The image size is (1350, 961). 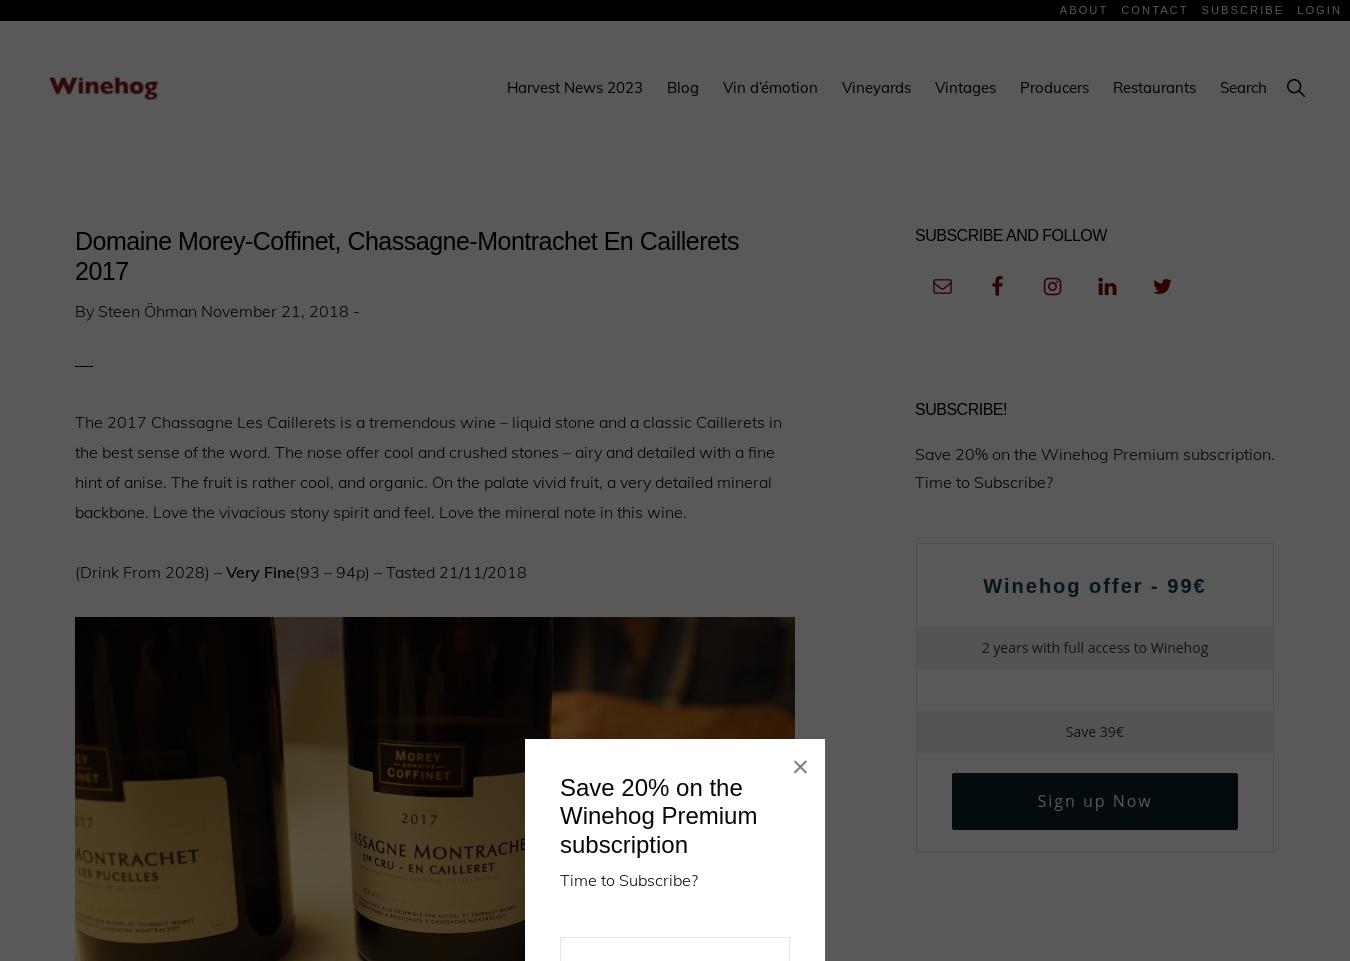 I want to click on 'Search', so click(x=1218, y=87).